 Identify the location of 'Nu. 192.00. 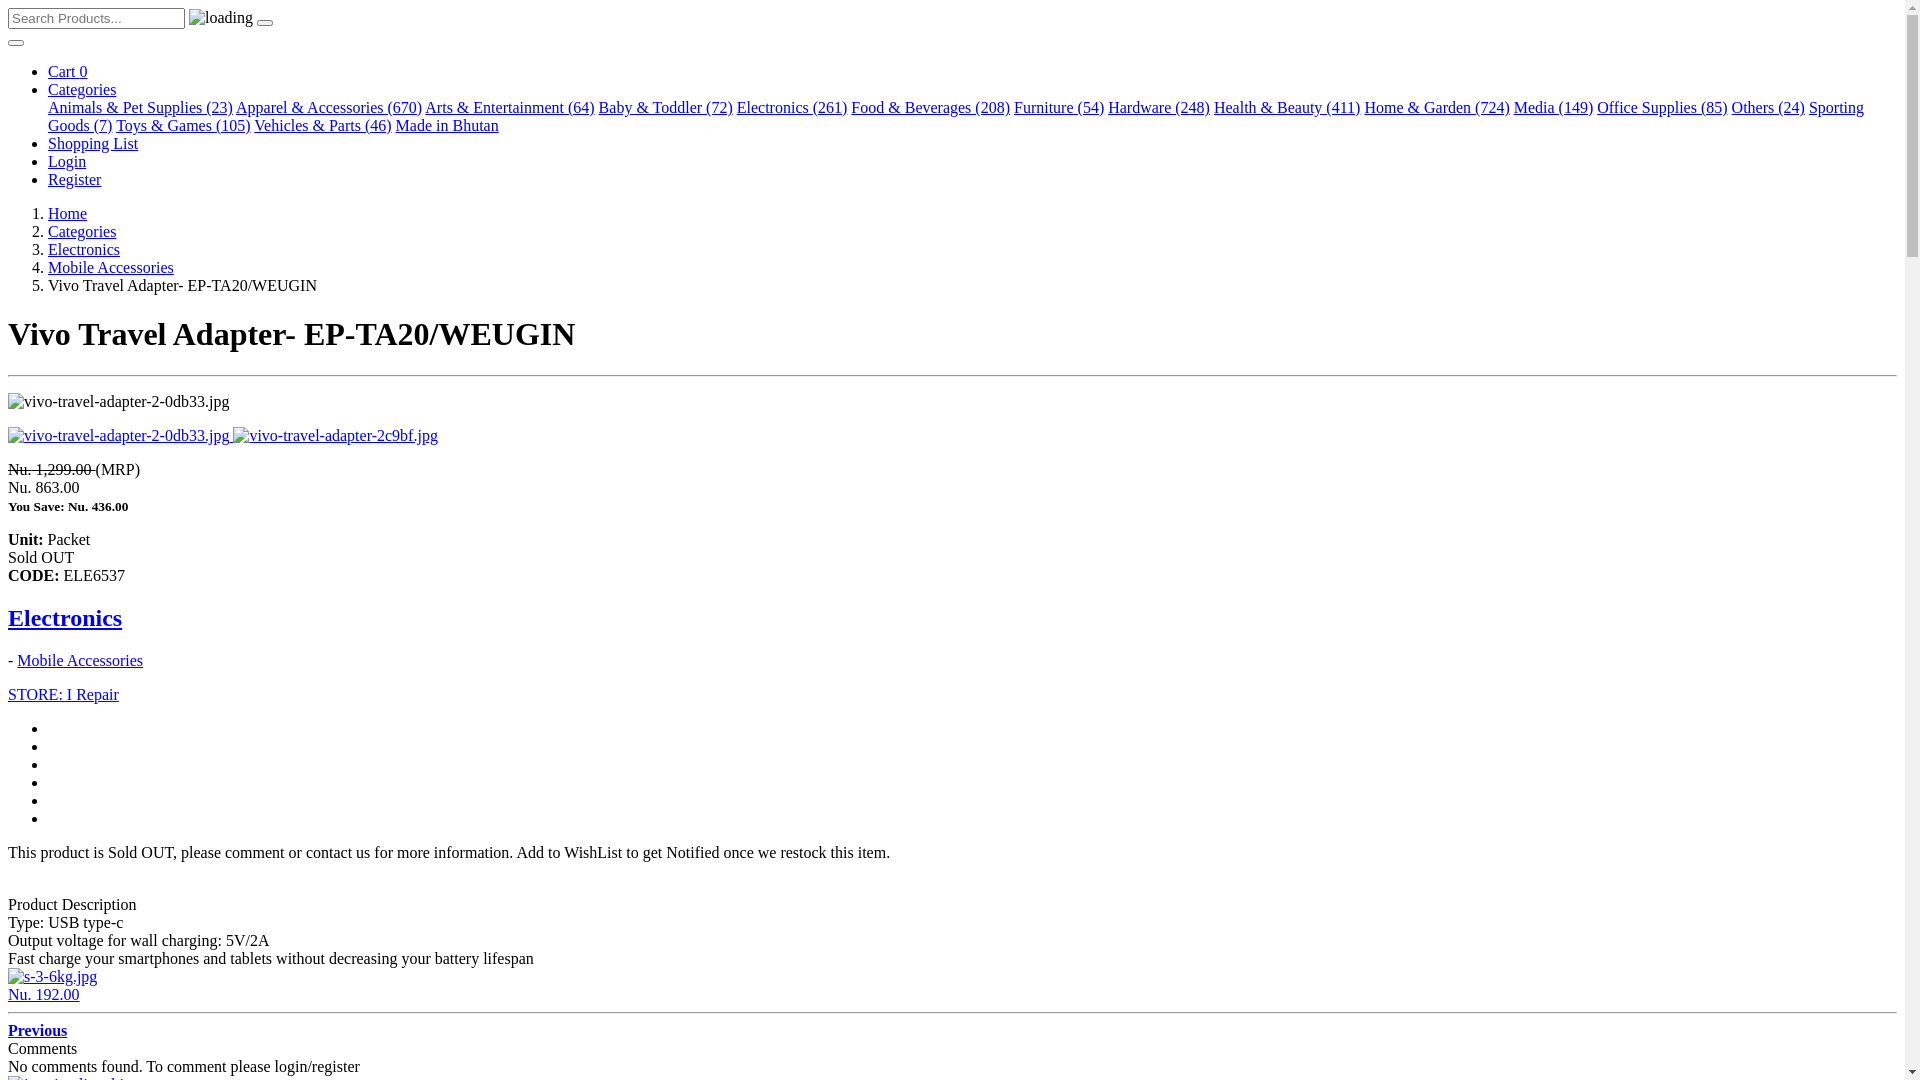
(951, 1003).